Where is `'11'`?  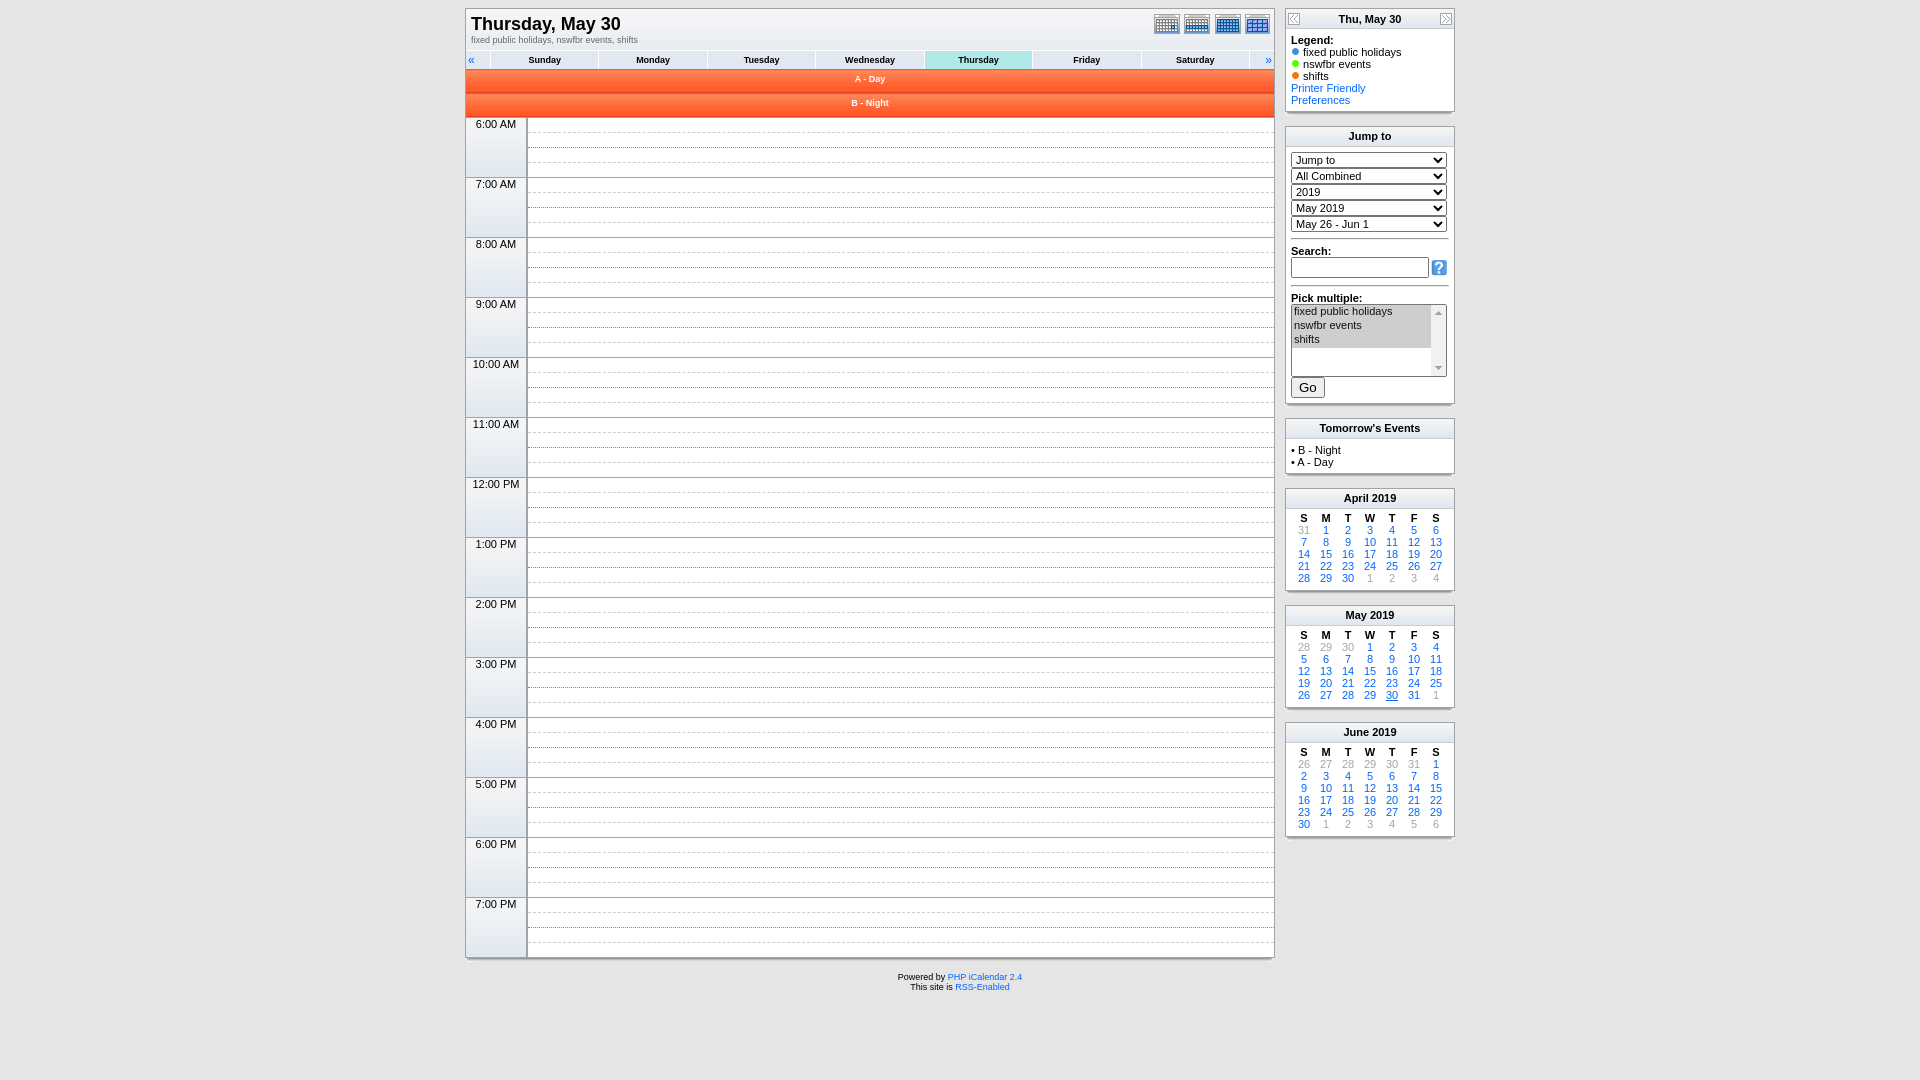
'11' is located at coordinates (1429, 659).